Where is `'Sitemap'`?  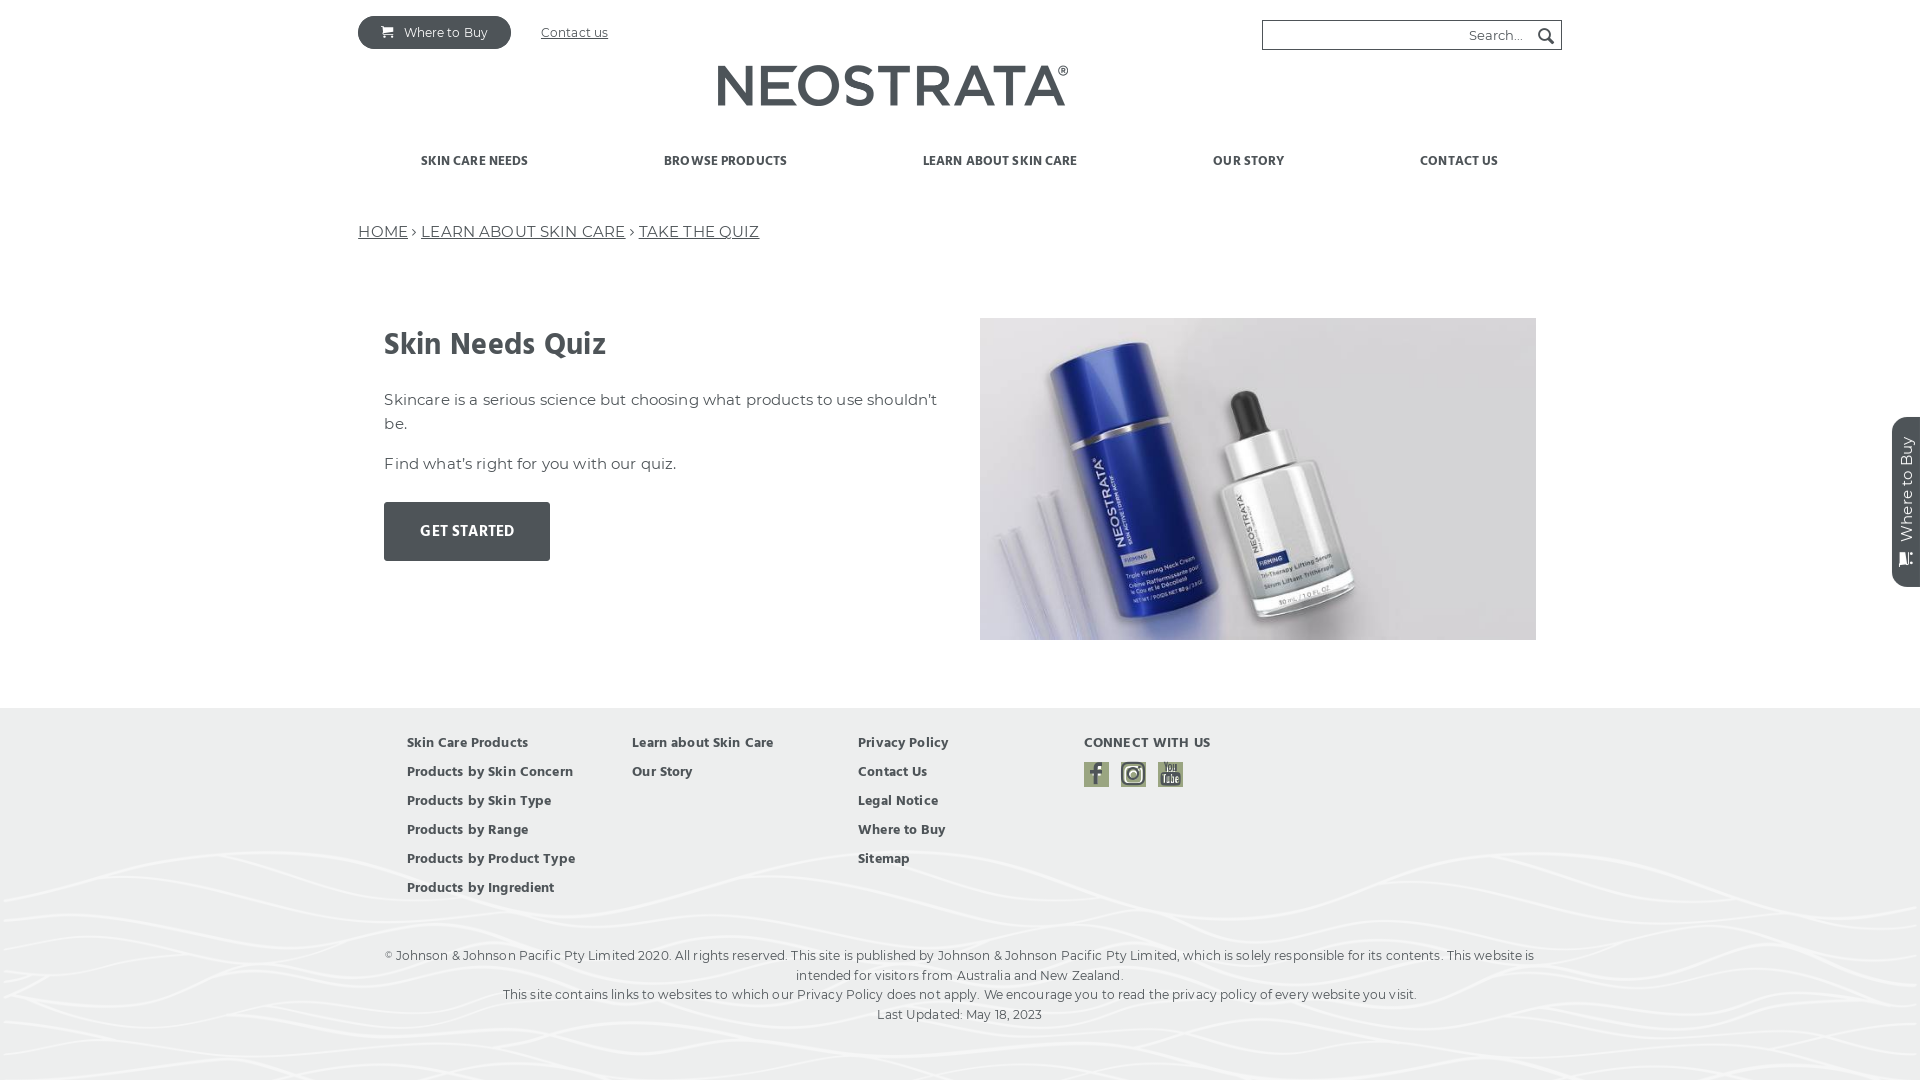 'Sitemap' is located at coordinates (882, 858).